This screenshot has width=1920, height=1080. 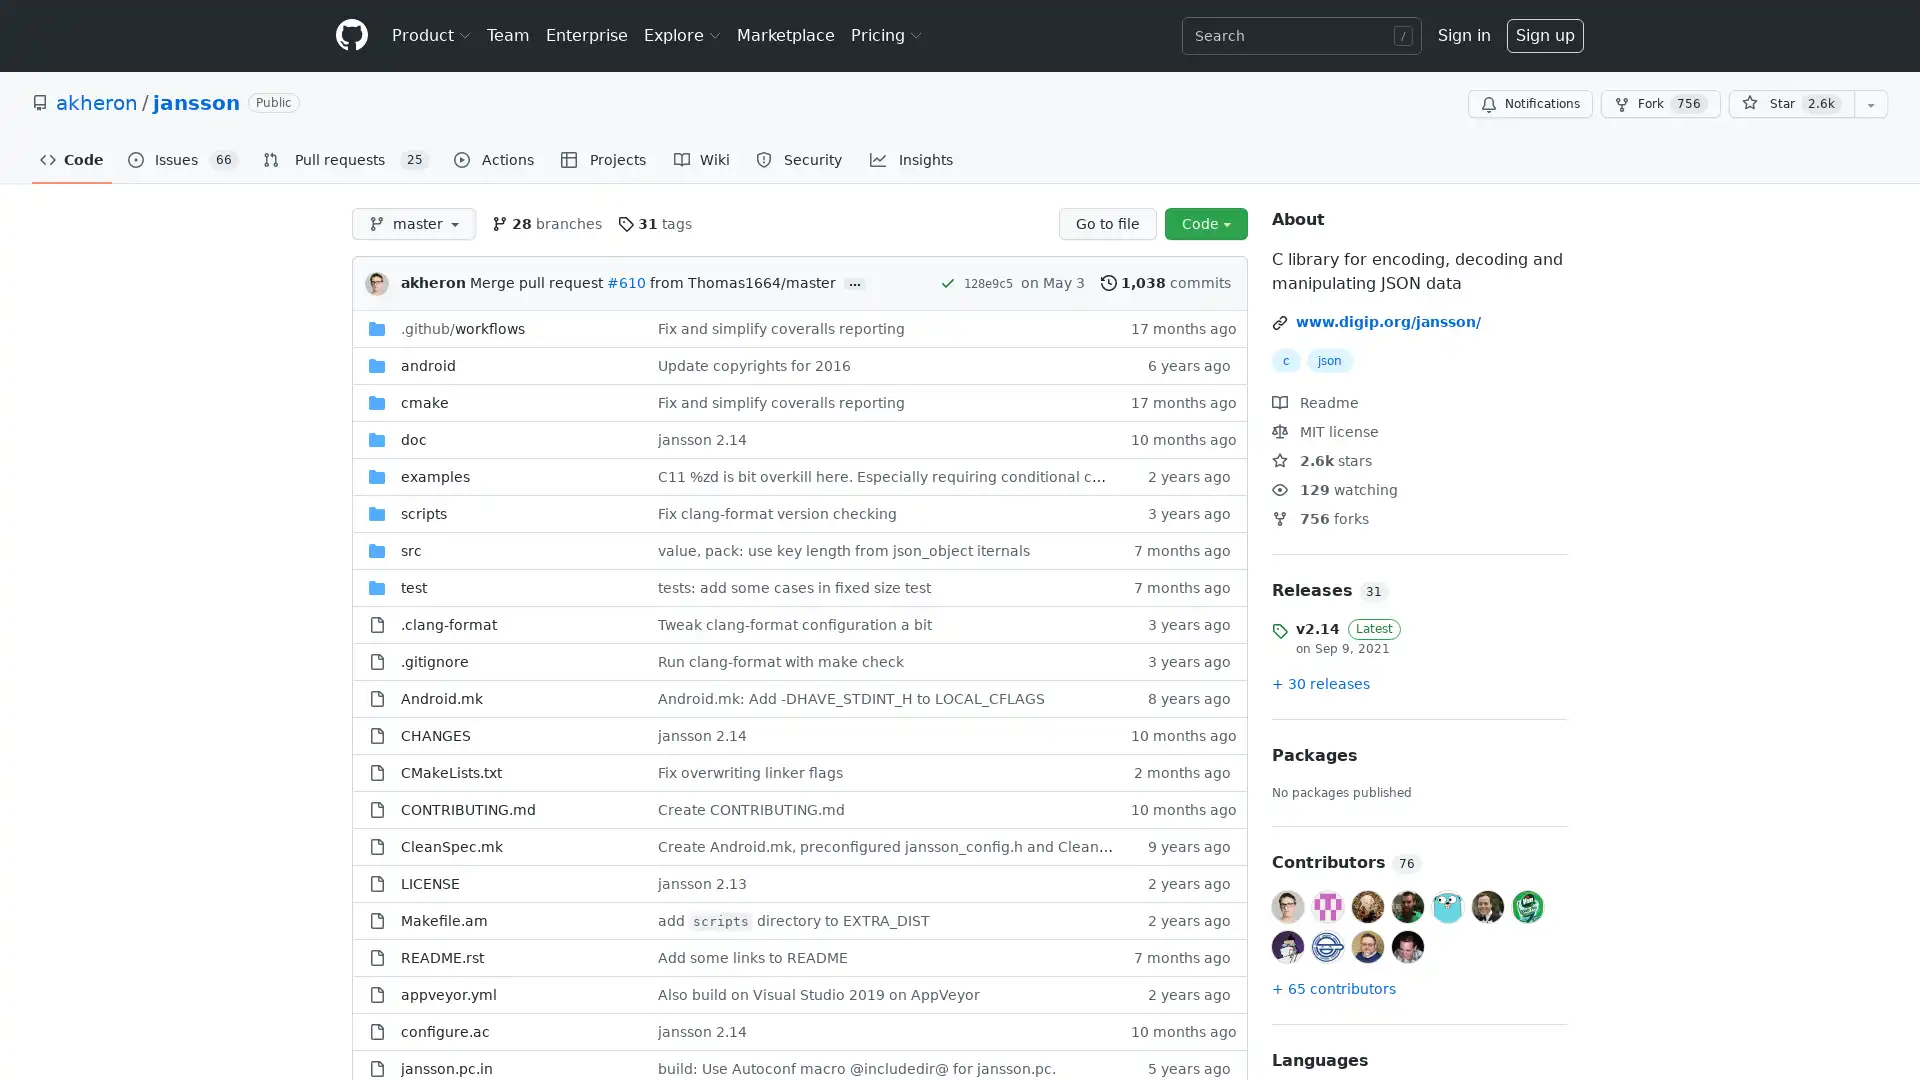 What do you see at coordinates (1870, 104) in the screenshot?
I see `You must be signed in to add this repository to a list` at bounding box center [1870, 104].